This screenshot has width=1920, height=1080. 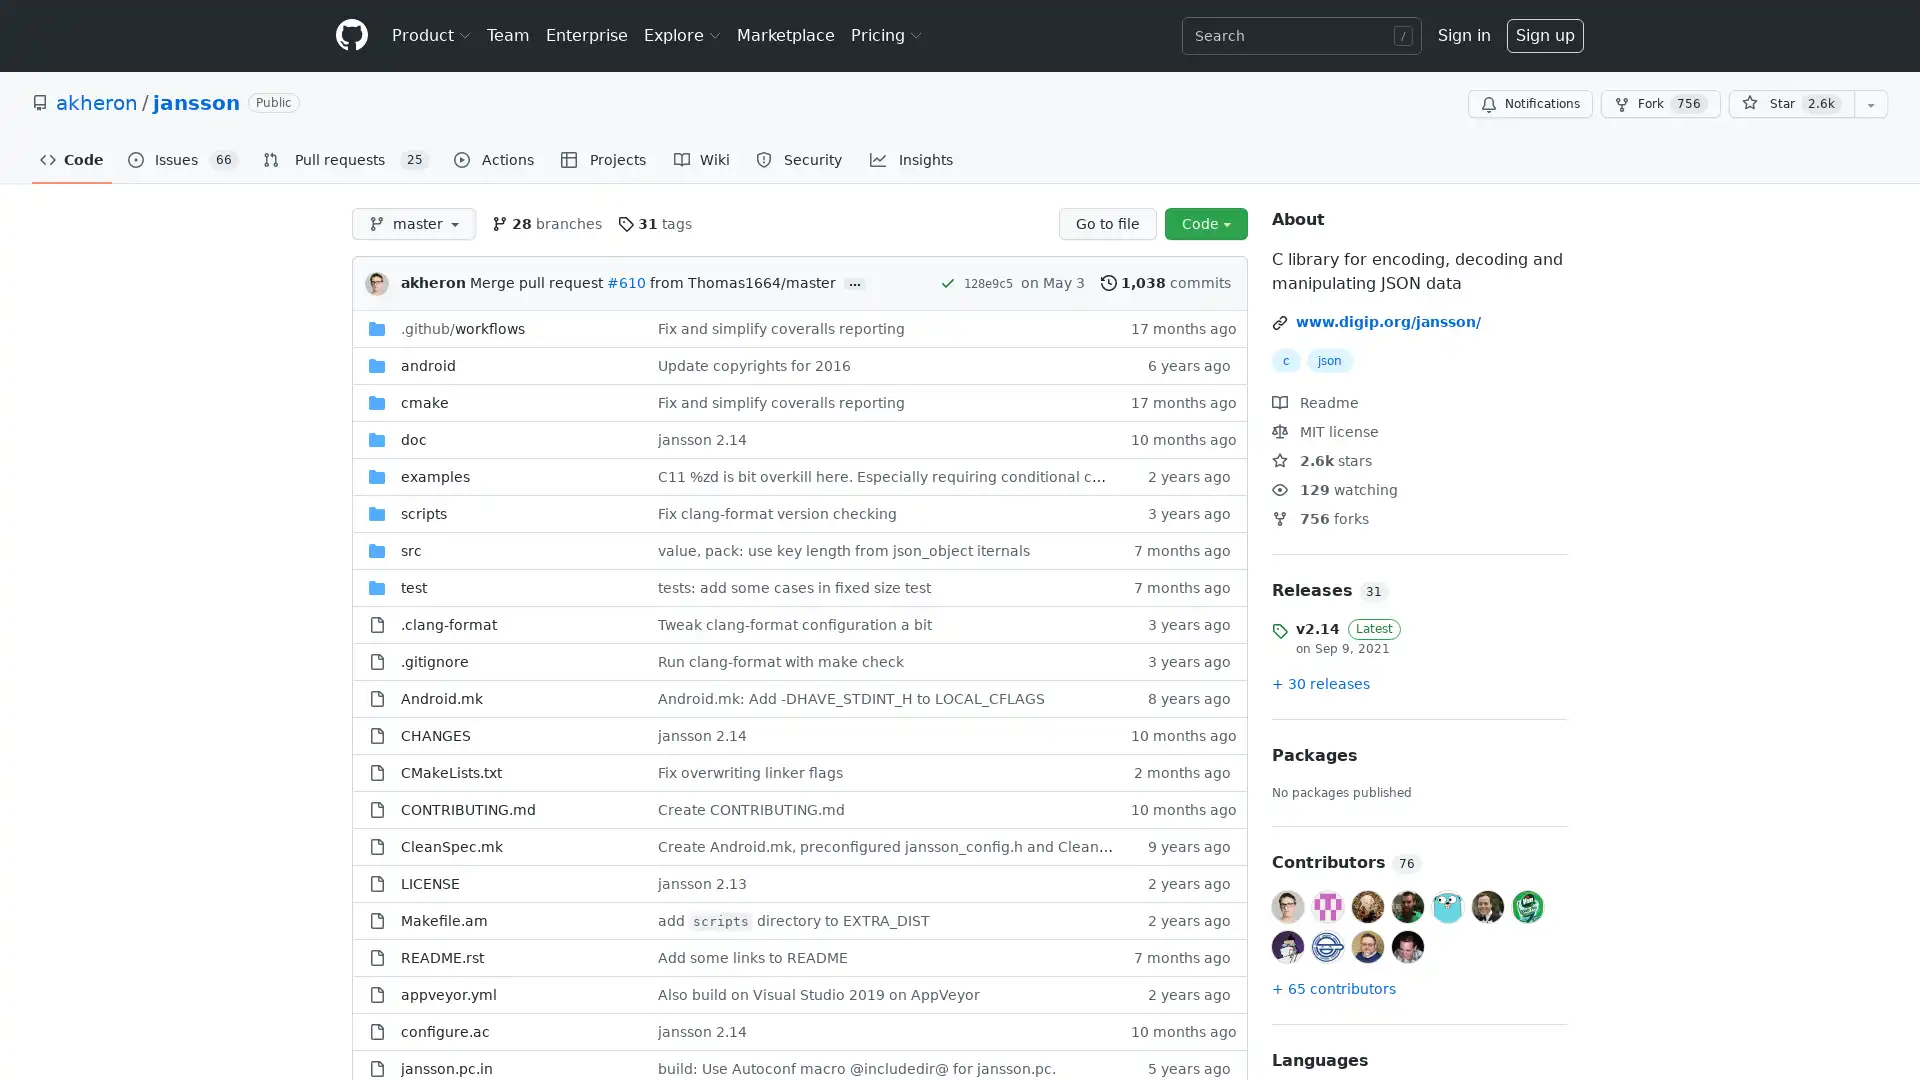 What do you see at coordinates (1870, 104) in the screenshot?
I see `You must be signed in to add this repository to a list` at bounding box center [1870, 104].